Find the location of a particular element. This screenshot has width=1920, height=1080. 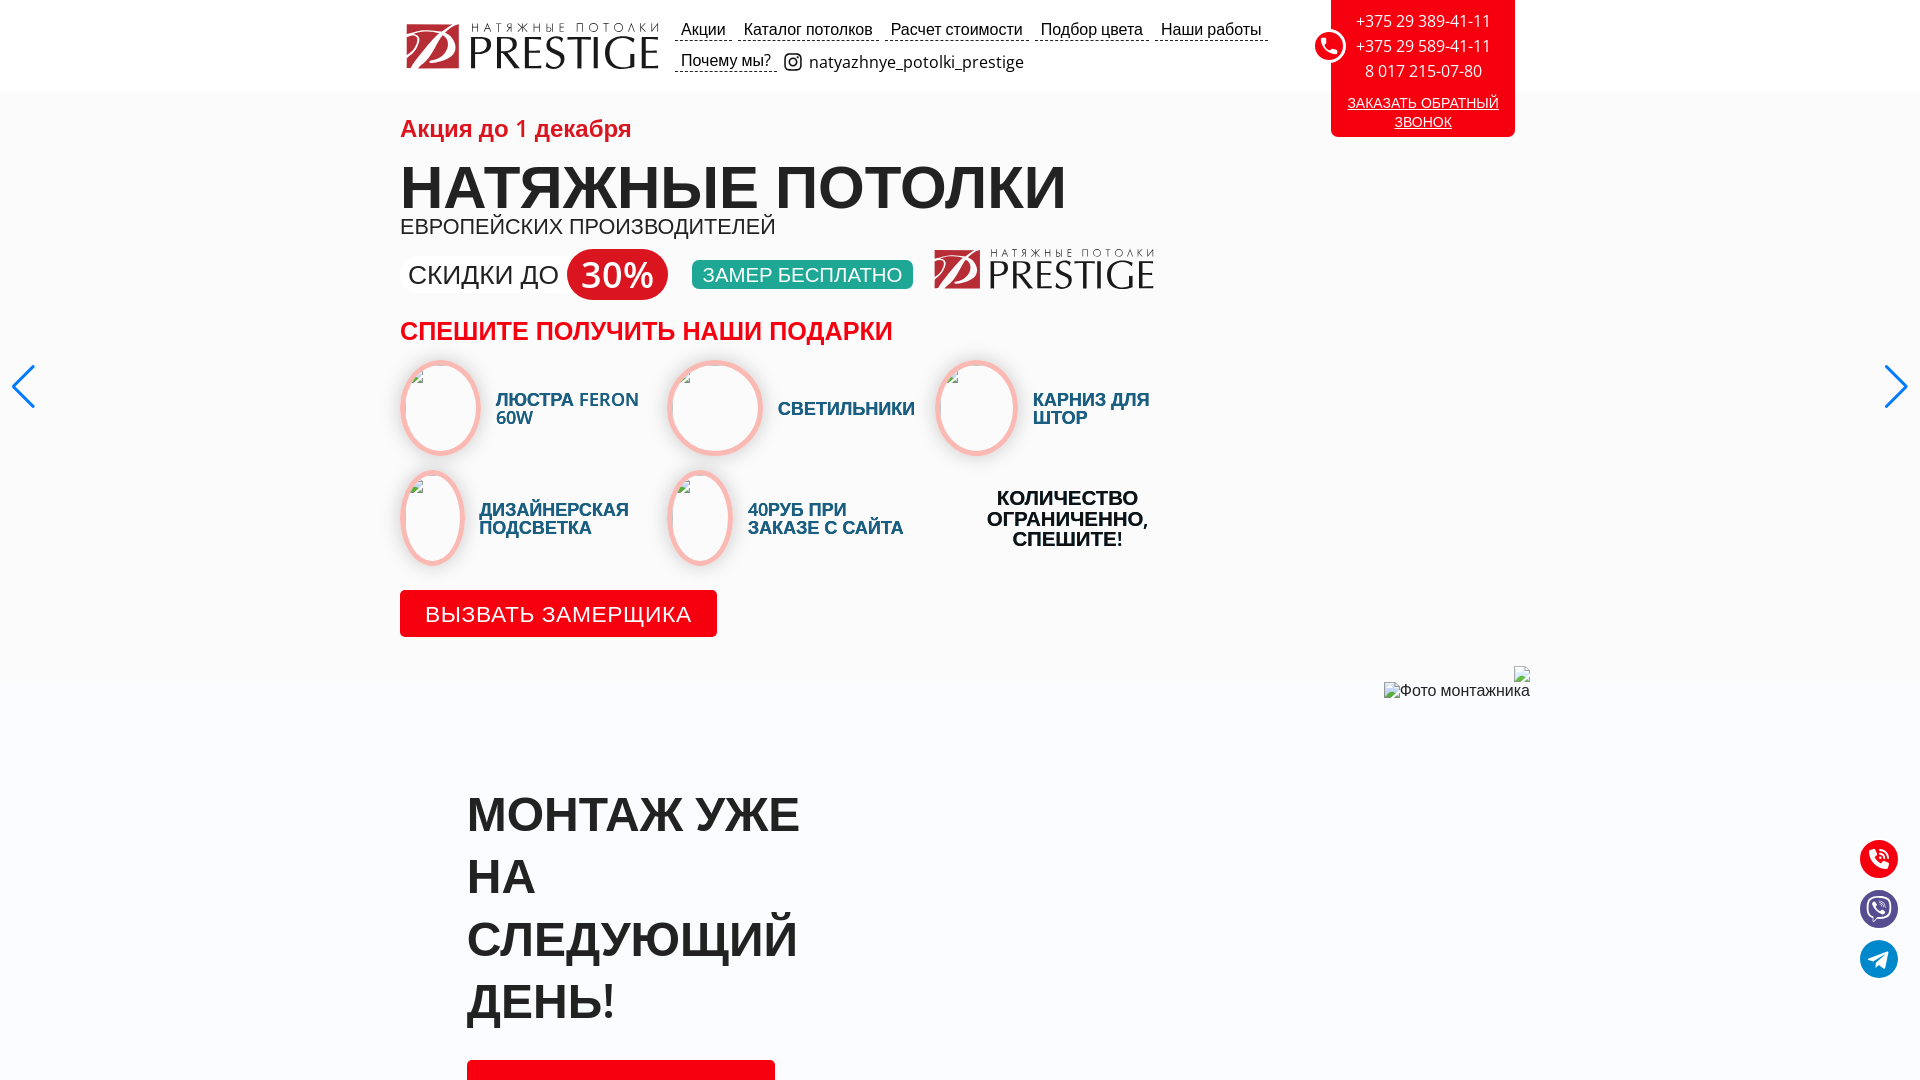

'natyazhnye_potolki_prestige' is located at coordinates (781, 60).